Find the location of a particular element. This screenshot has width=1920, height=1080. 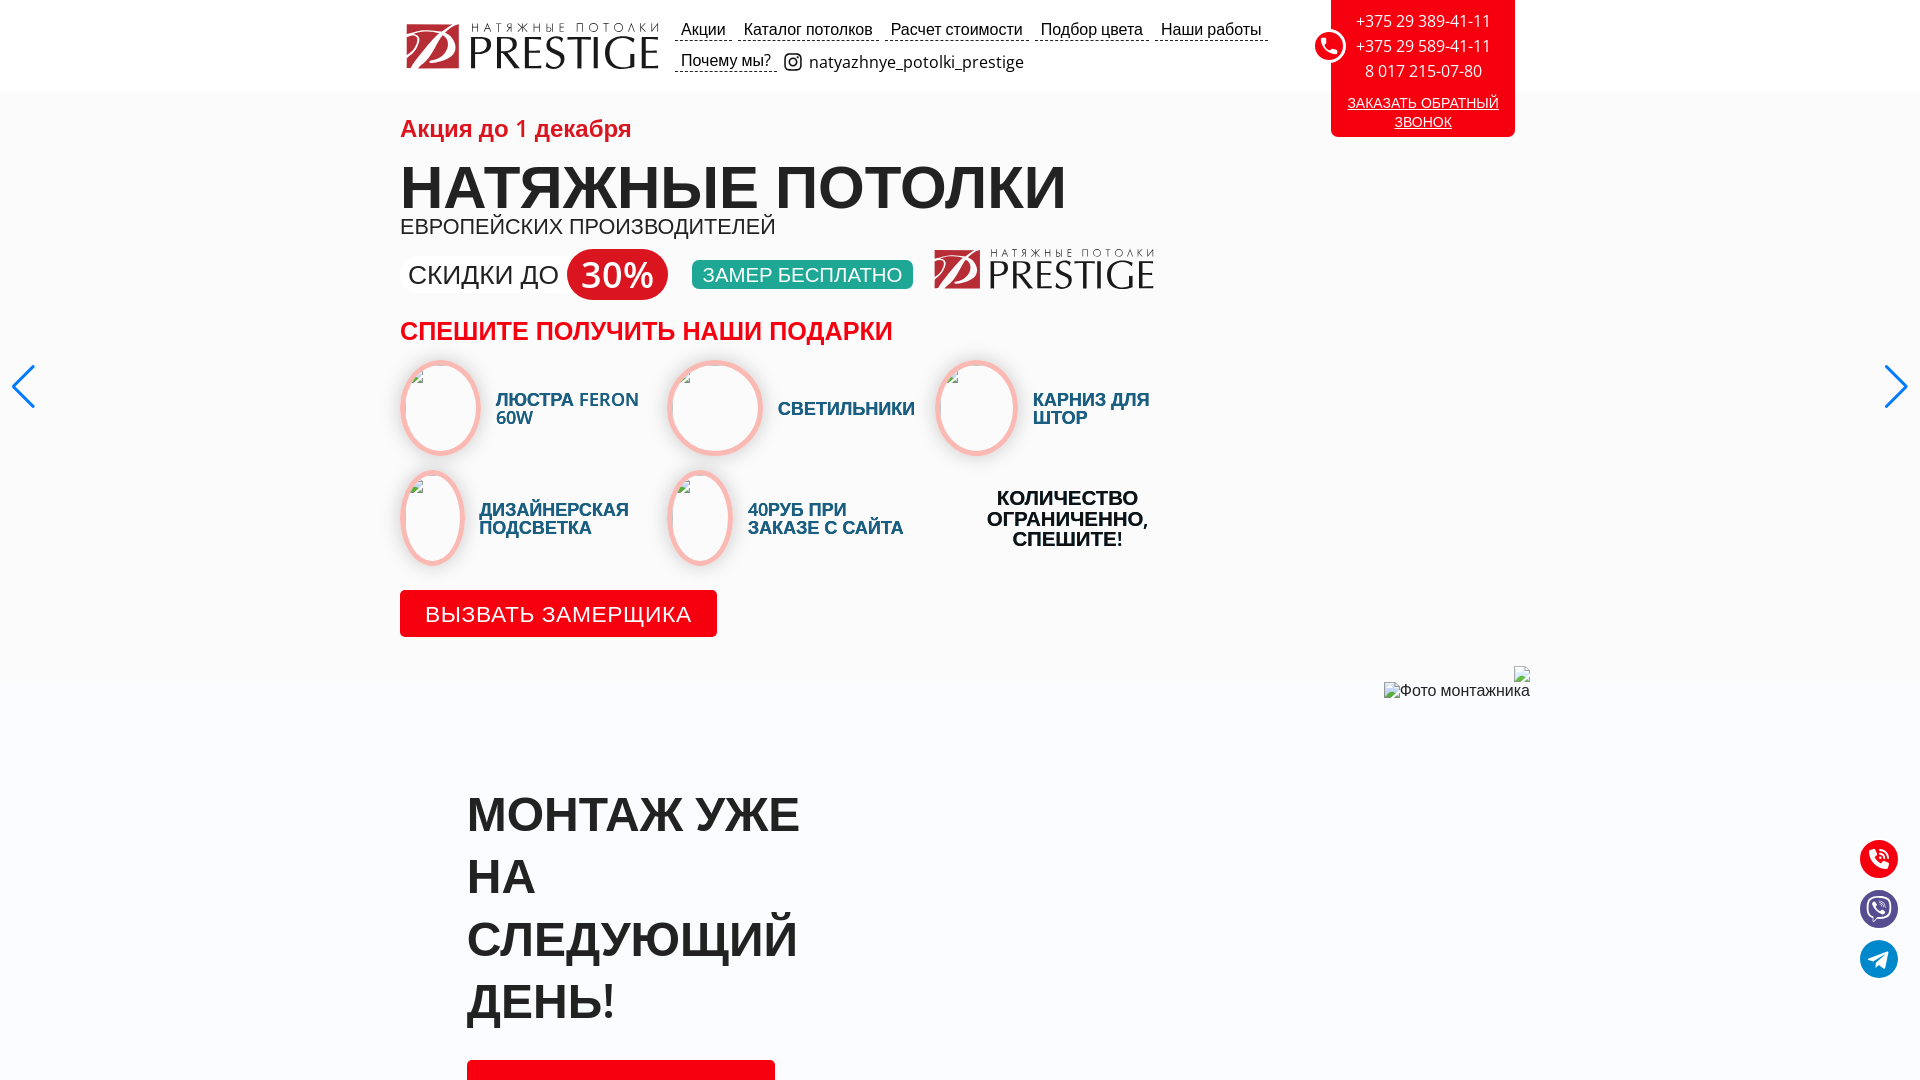

'natyazhnye_potolki_prestige' is located at coordinates (781, 60).